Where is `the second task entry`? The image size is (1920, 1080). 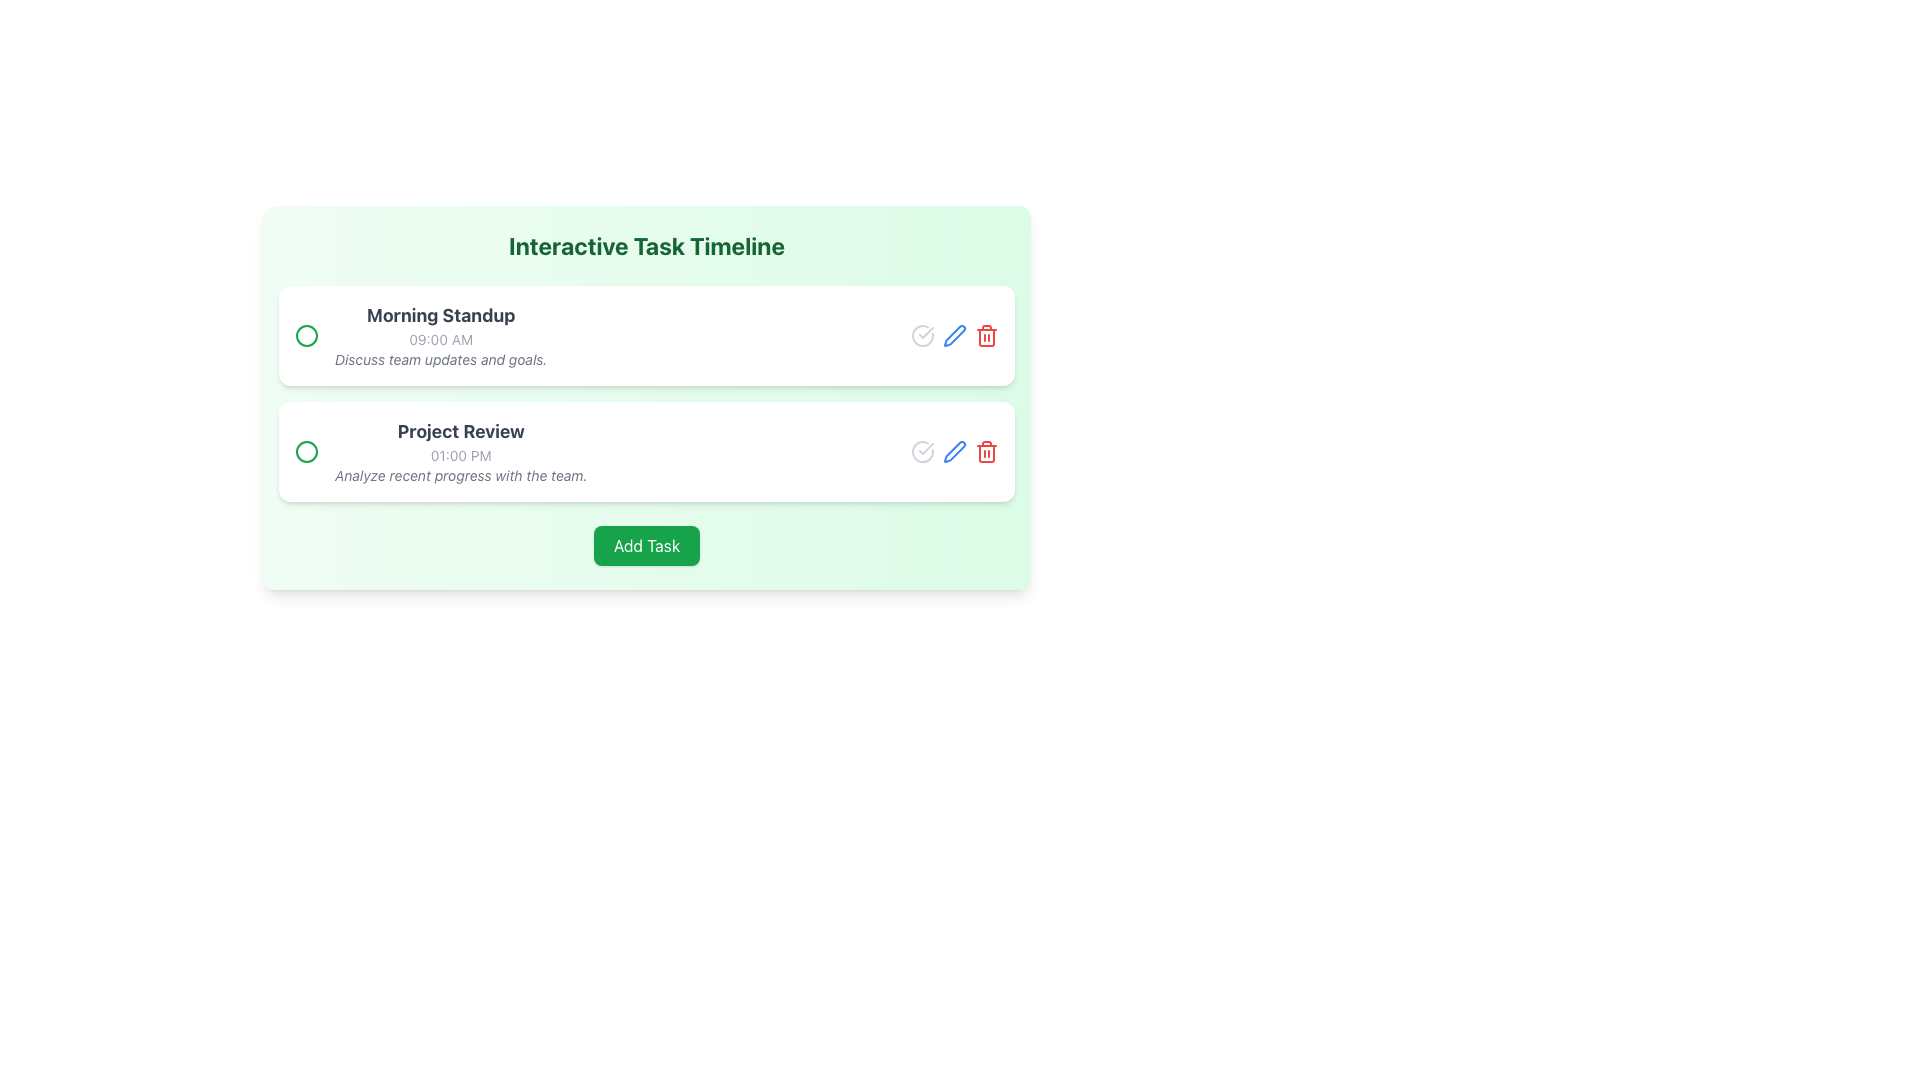 the second task entry is located at coordinates (440, 451).